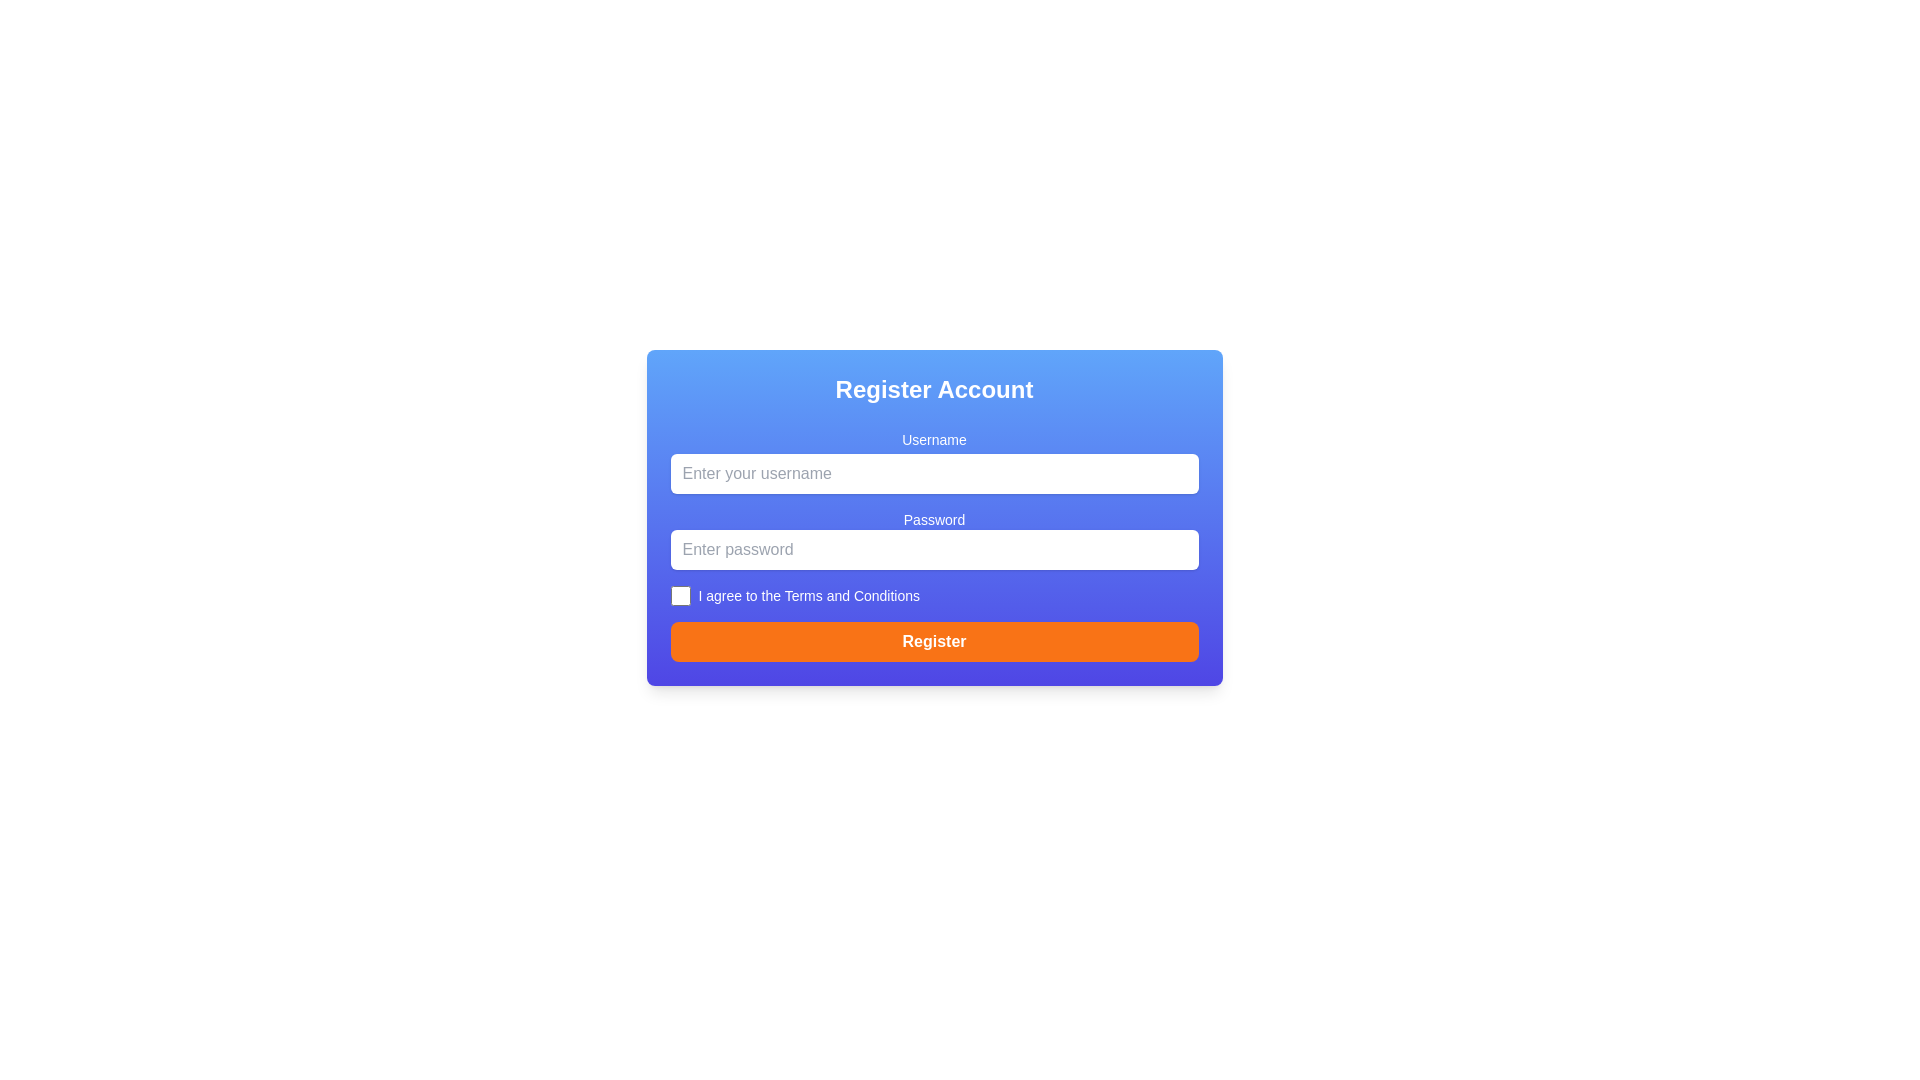 This screenshot has height=1080, width=1920. What do you see at coordinates (933, 389) in the screenshot?
I see `the Static Text Header that serves as the title for the registration form, which is located at the top of the rounded rectangular card with a gradient blue background` at bounding box center [933, 389].